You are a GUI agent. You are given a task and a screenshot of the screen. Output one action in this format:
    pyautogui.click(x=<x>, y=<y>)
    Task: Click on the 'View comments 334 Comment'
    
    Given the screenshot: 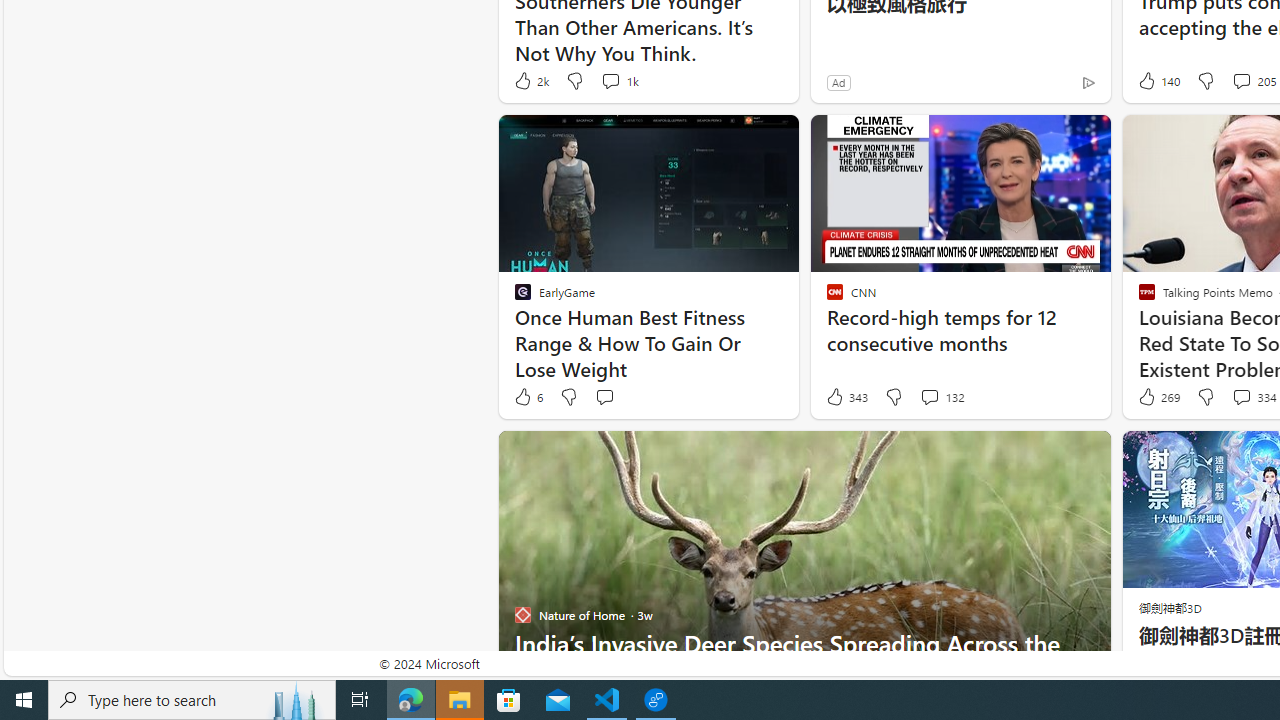 What is the action you would take?
    pyautogui.click(x=1240, y=397)
    